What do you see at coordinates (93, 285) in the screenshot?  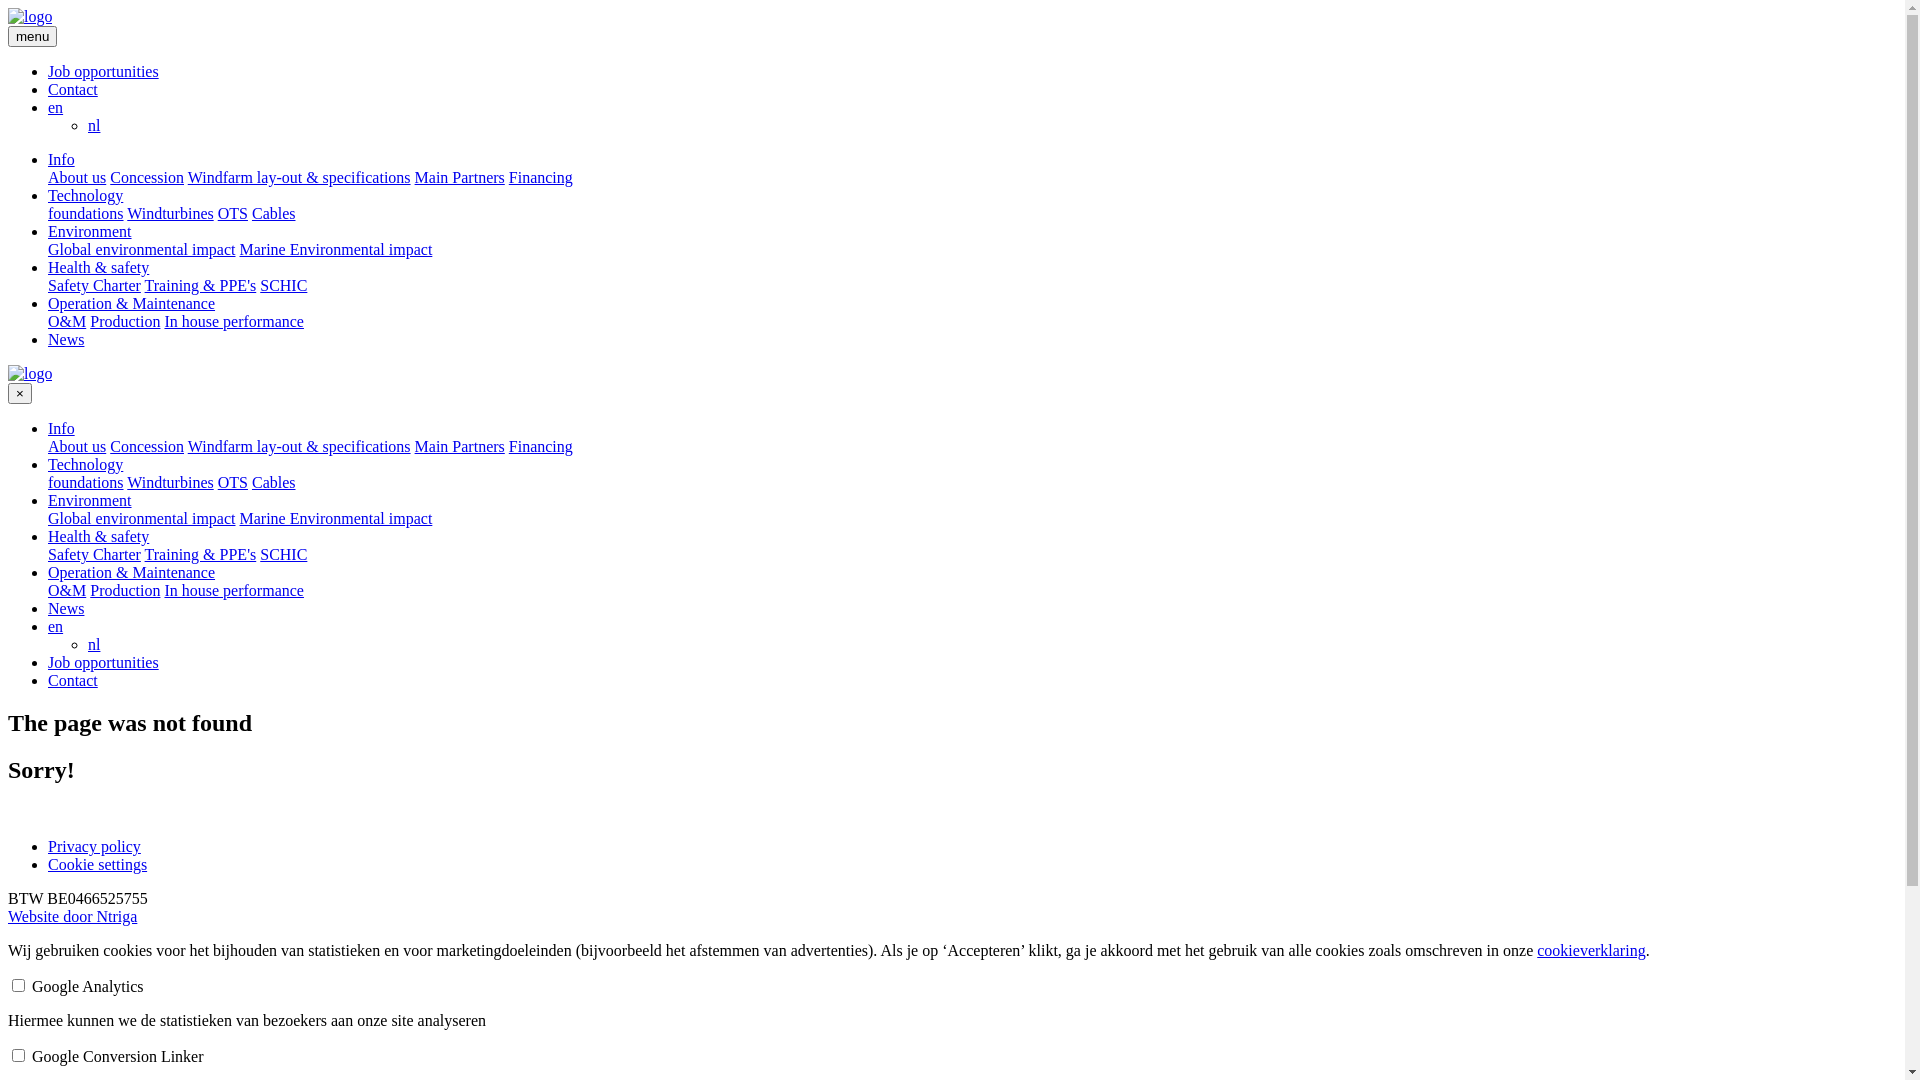 I see `'Safety Charter'` at bounding box center [93, 285].